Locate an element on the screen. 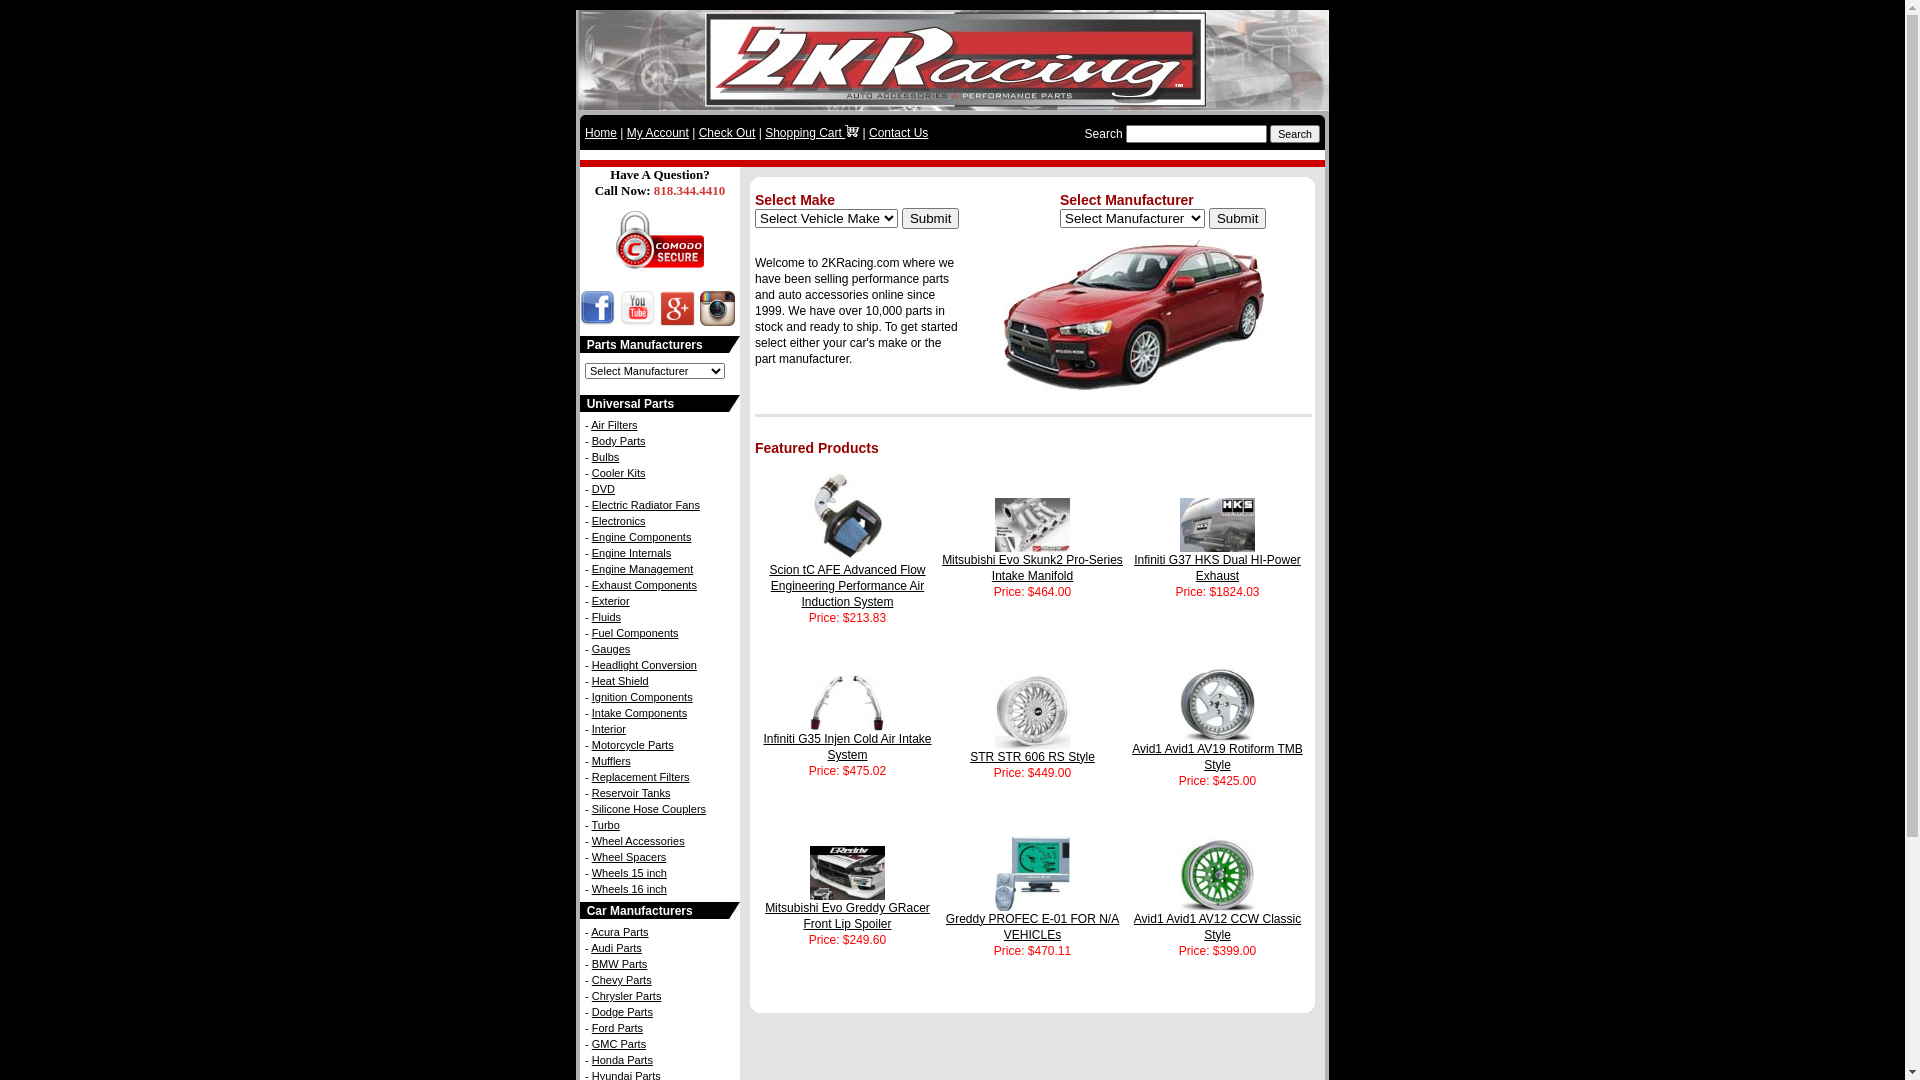 The image size is (1920, 1080). 'Cooler Kits' is located at coordinates (618, 473).